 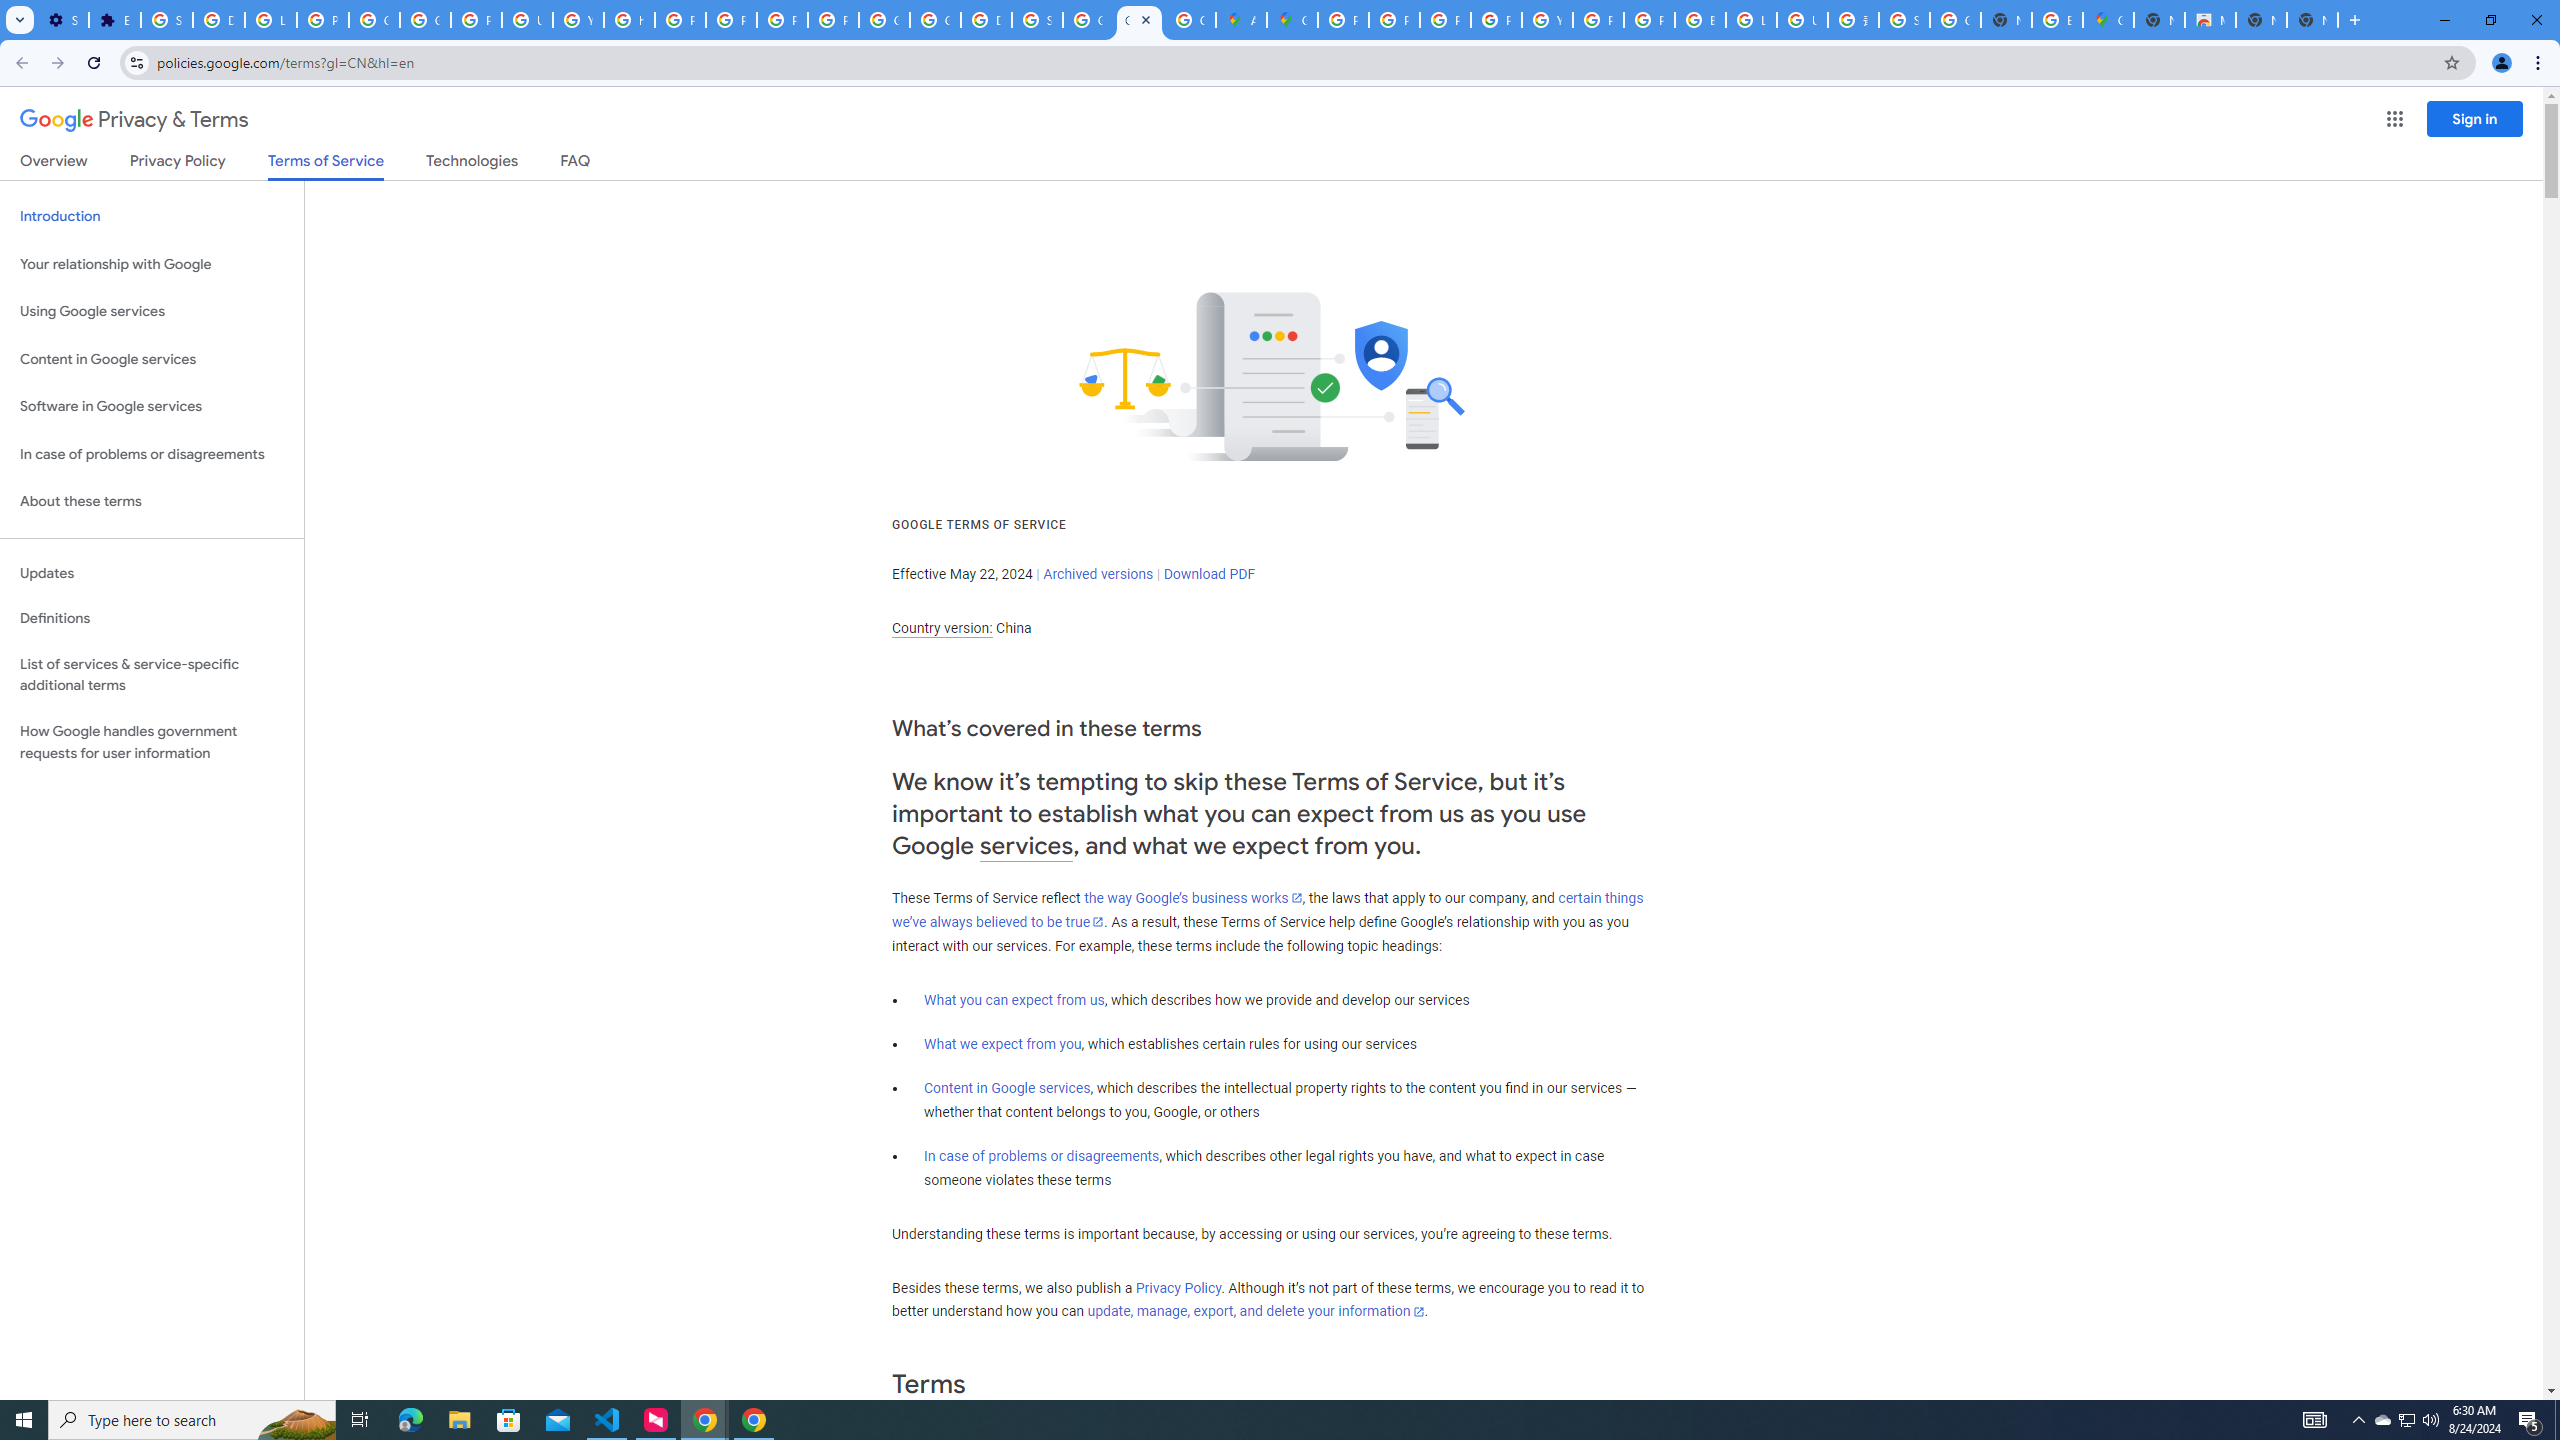 I want to click on 'update, manage, export, and delete your information', so click(x=1255, y=1310).